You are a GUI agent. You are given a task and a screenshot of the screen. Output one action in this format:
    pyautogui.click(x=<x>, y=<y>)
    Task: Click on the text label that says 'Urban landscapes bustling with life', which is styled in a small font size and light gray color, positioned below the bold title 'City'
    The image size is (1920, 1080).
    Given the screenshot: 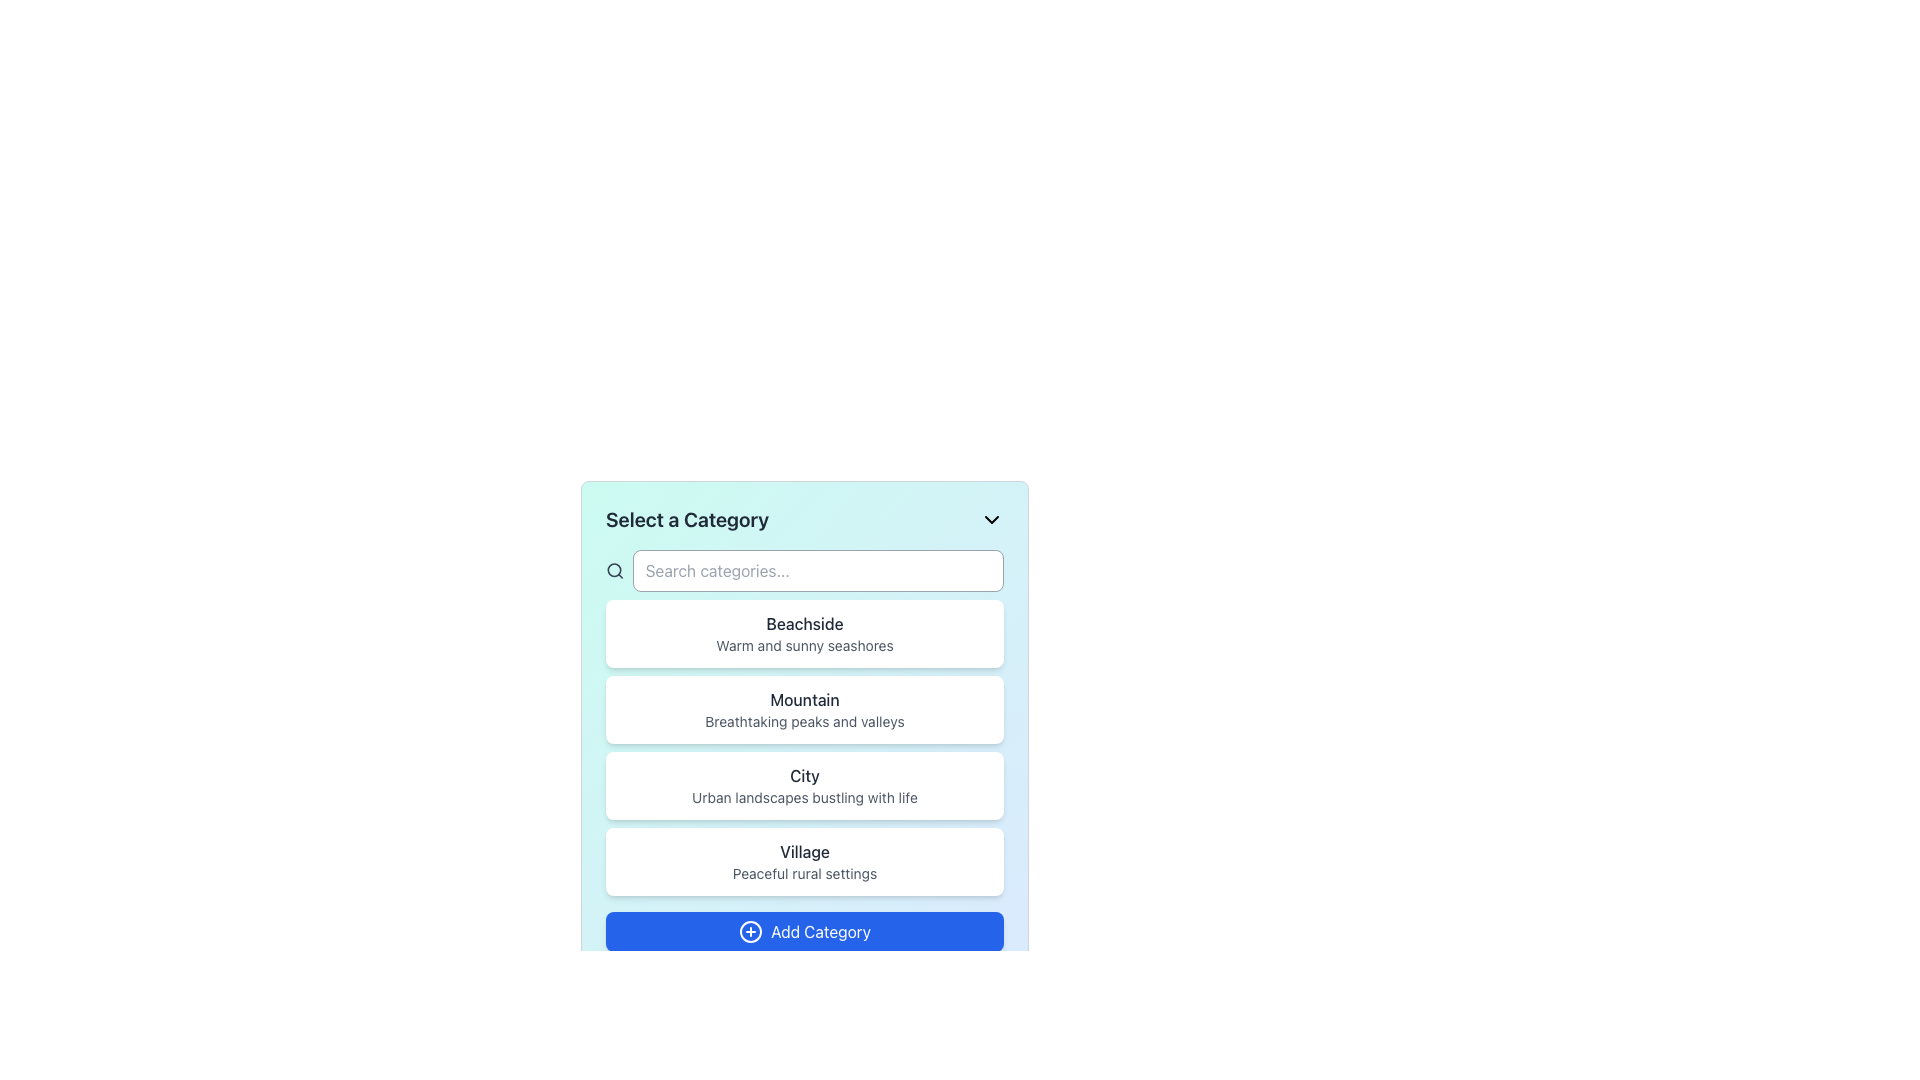 What is the action you would take?
    pyautogui.click(x=805, y=797)
    